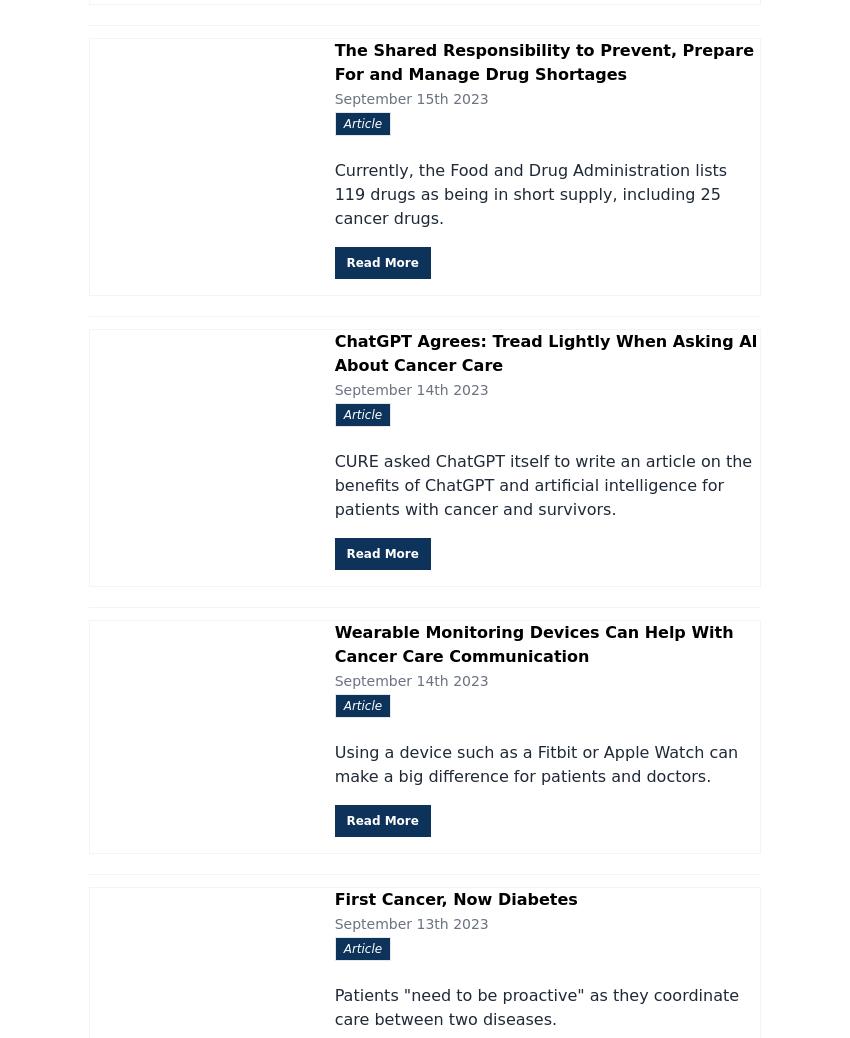 The height and width of the screenshot is (1038, 850). What do you see at coordinates (535, 762) in the screenshot?
I see `'Using a device such as a Fitbit or Apple Watch can make a big difference for patients and doctors.'` at bounding box center [535, 762].